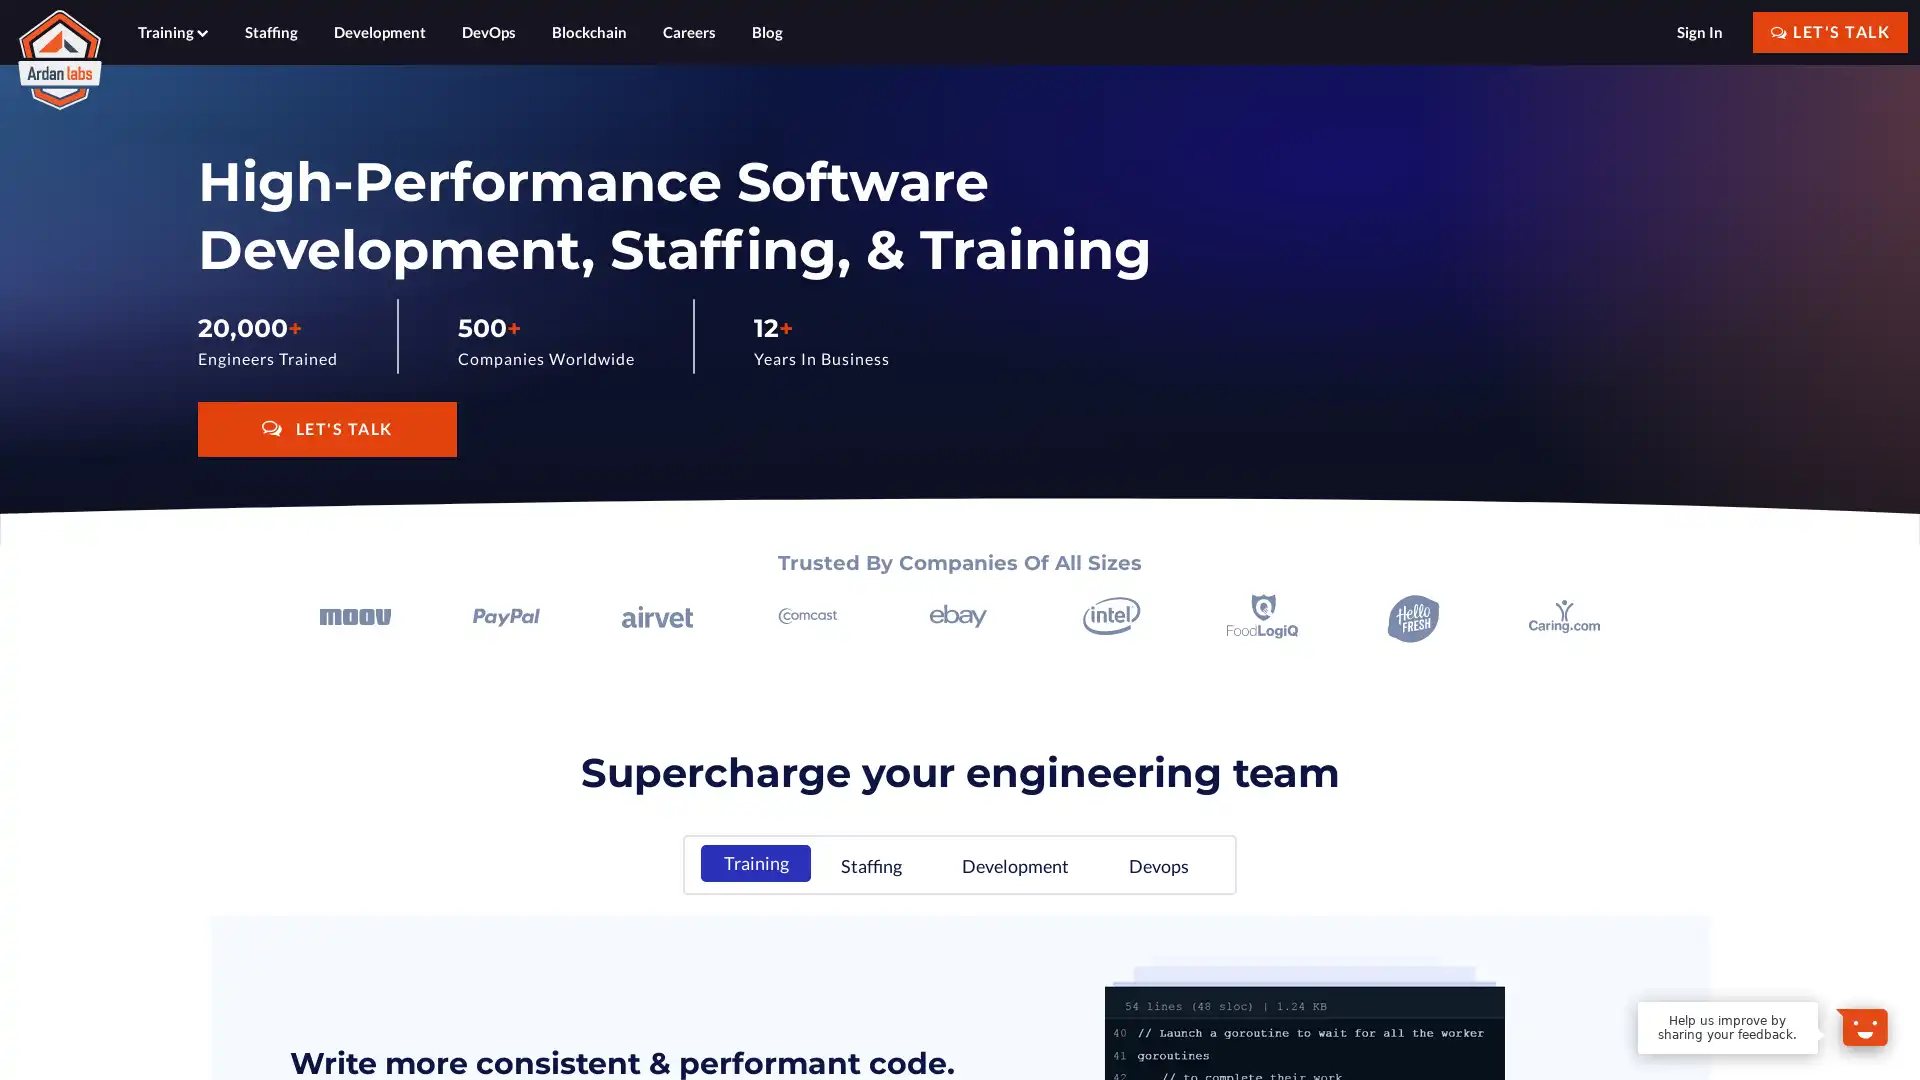 Image resolution: width=1920 pixels, height=1080 pixels. What do you see at coordinates (1815, 1003) in the screenshot?
I see `Dismiss Message` at bounding box center [1815, 1003].